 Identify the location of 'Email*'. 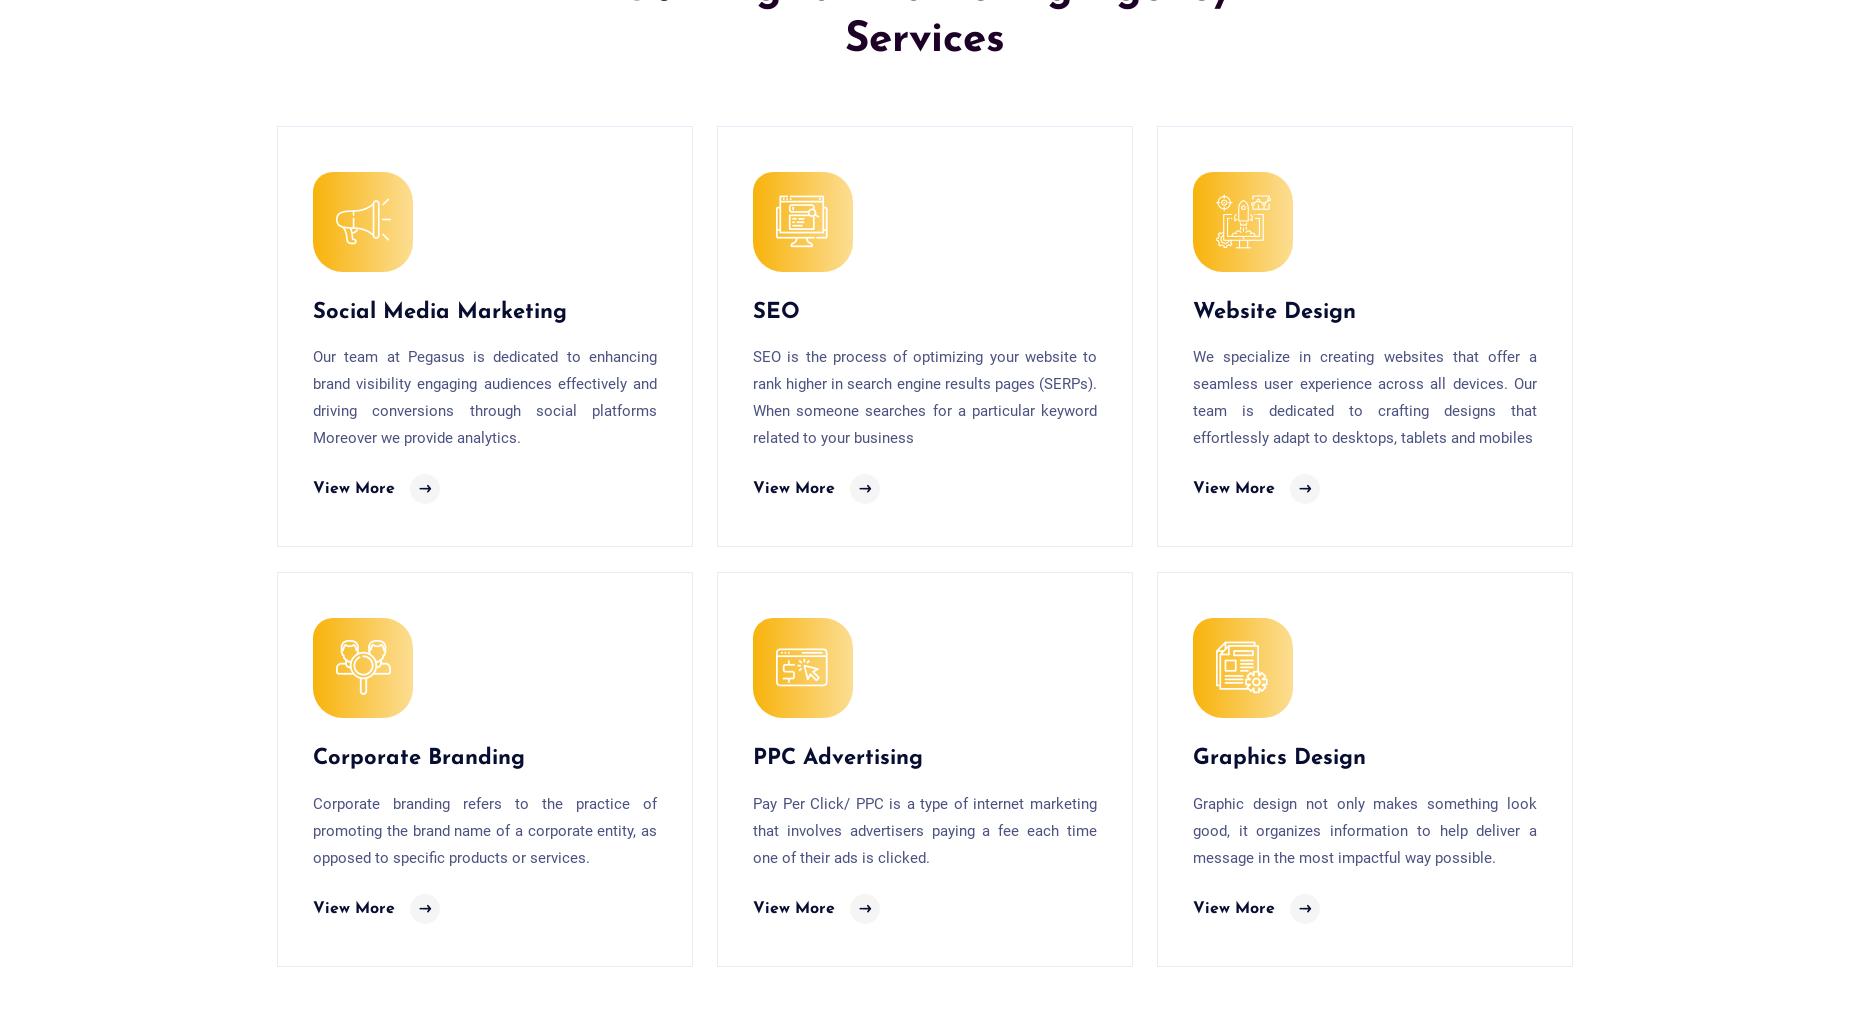
(1213, 16).